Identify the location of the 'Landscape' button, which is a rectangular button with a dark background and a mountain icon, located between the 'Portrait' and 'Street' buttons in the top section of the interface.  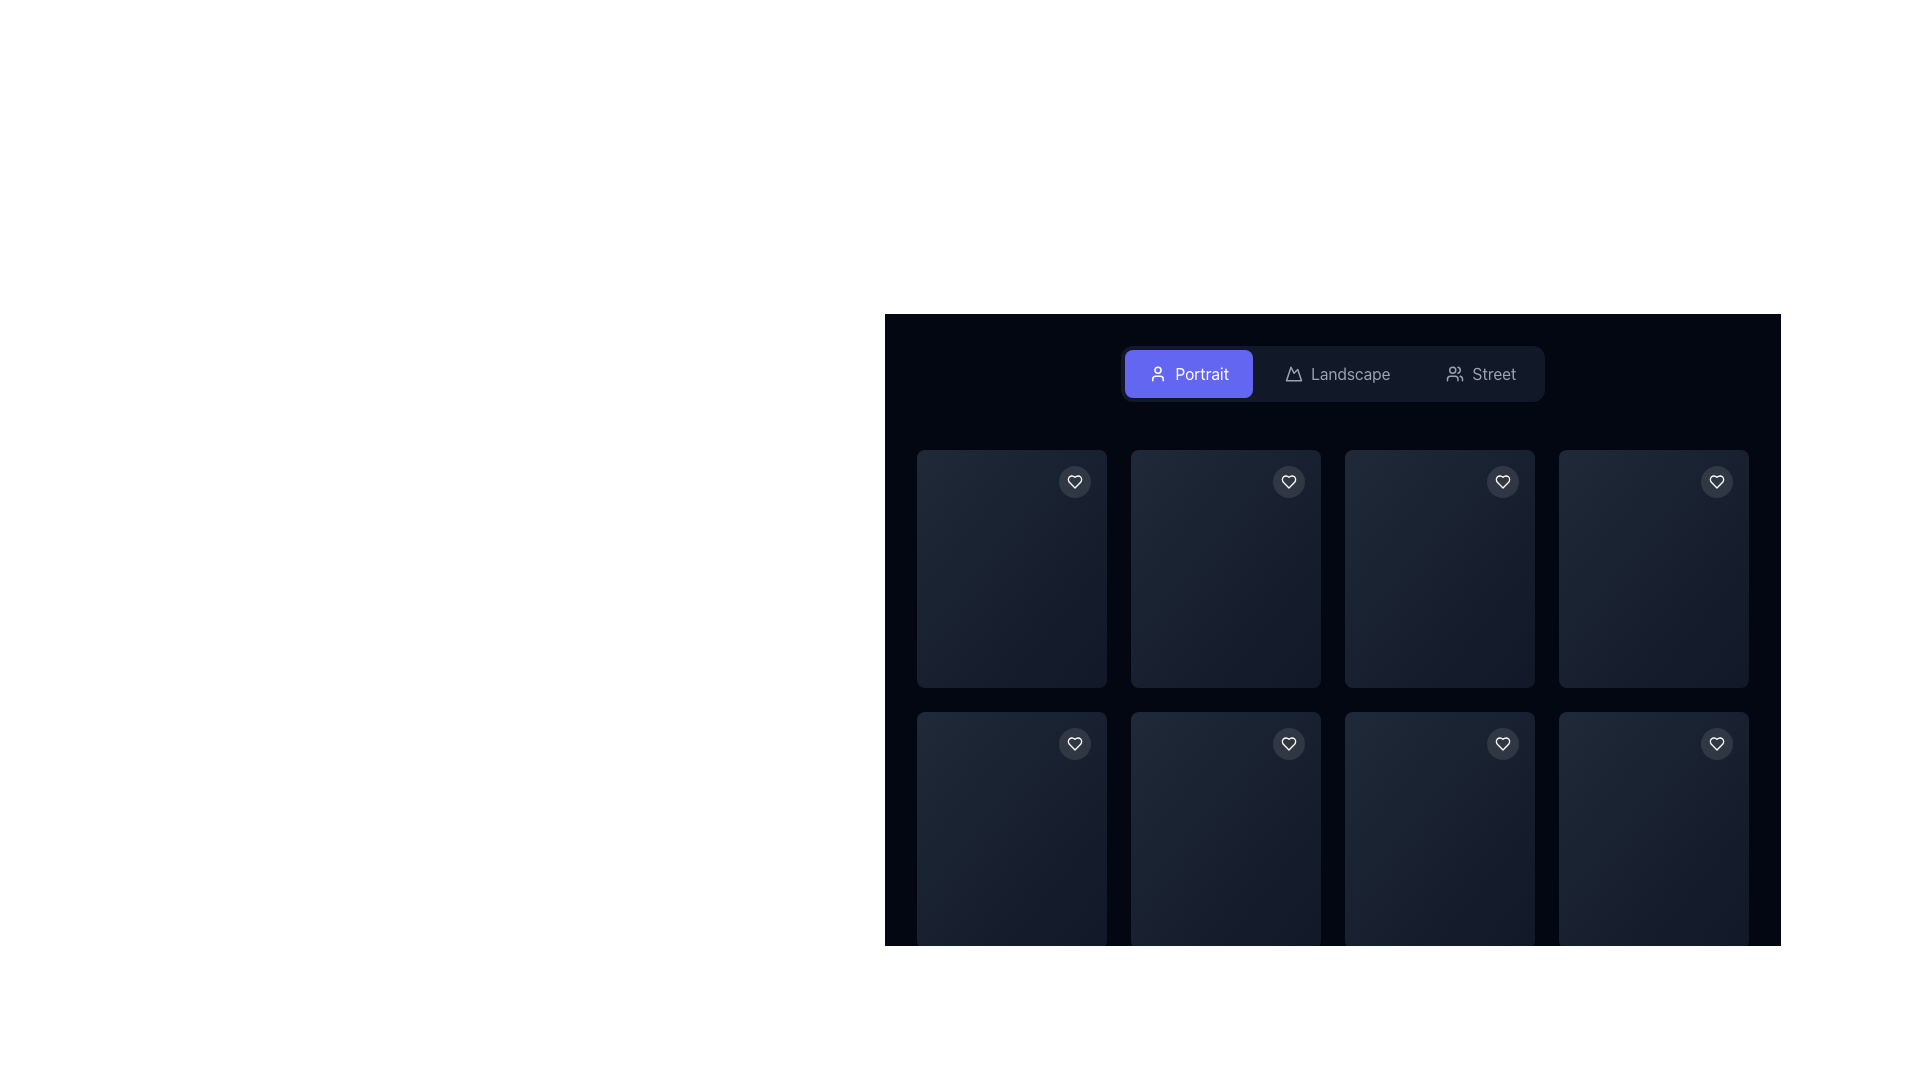
(1337, 374).